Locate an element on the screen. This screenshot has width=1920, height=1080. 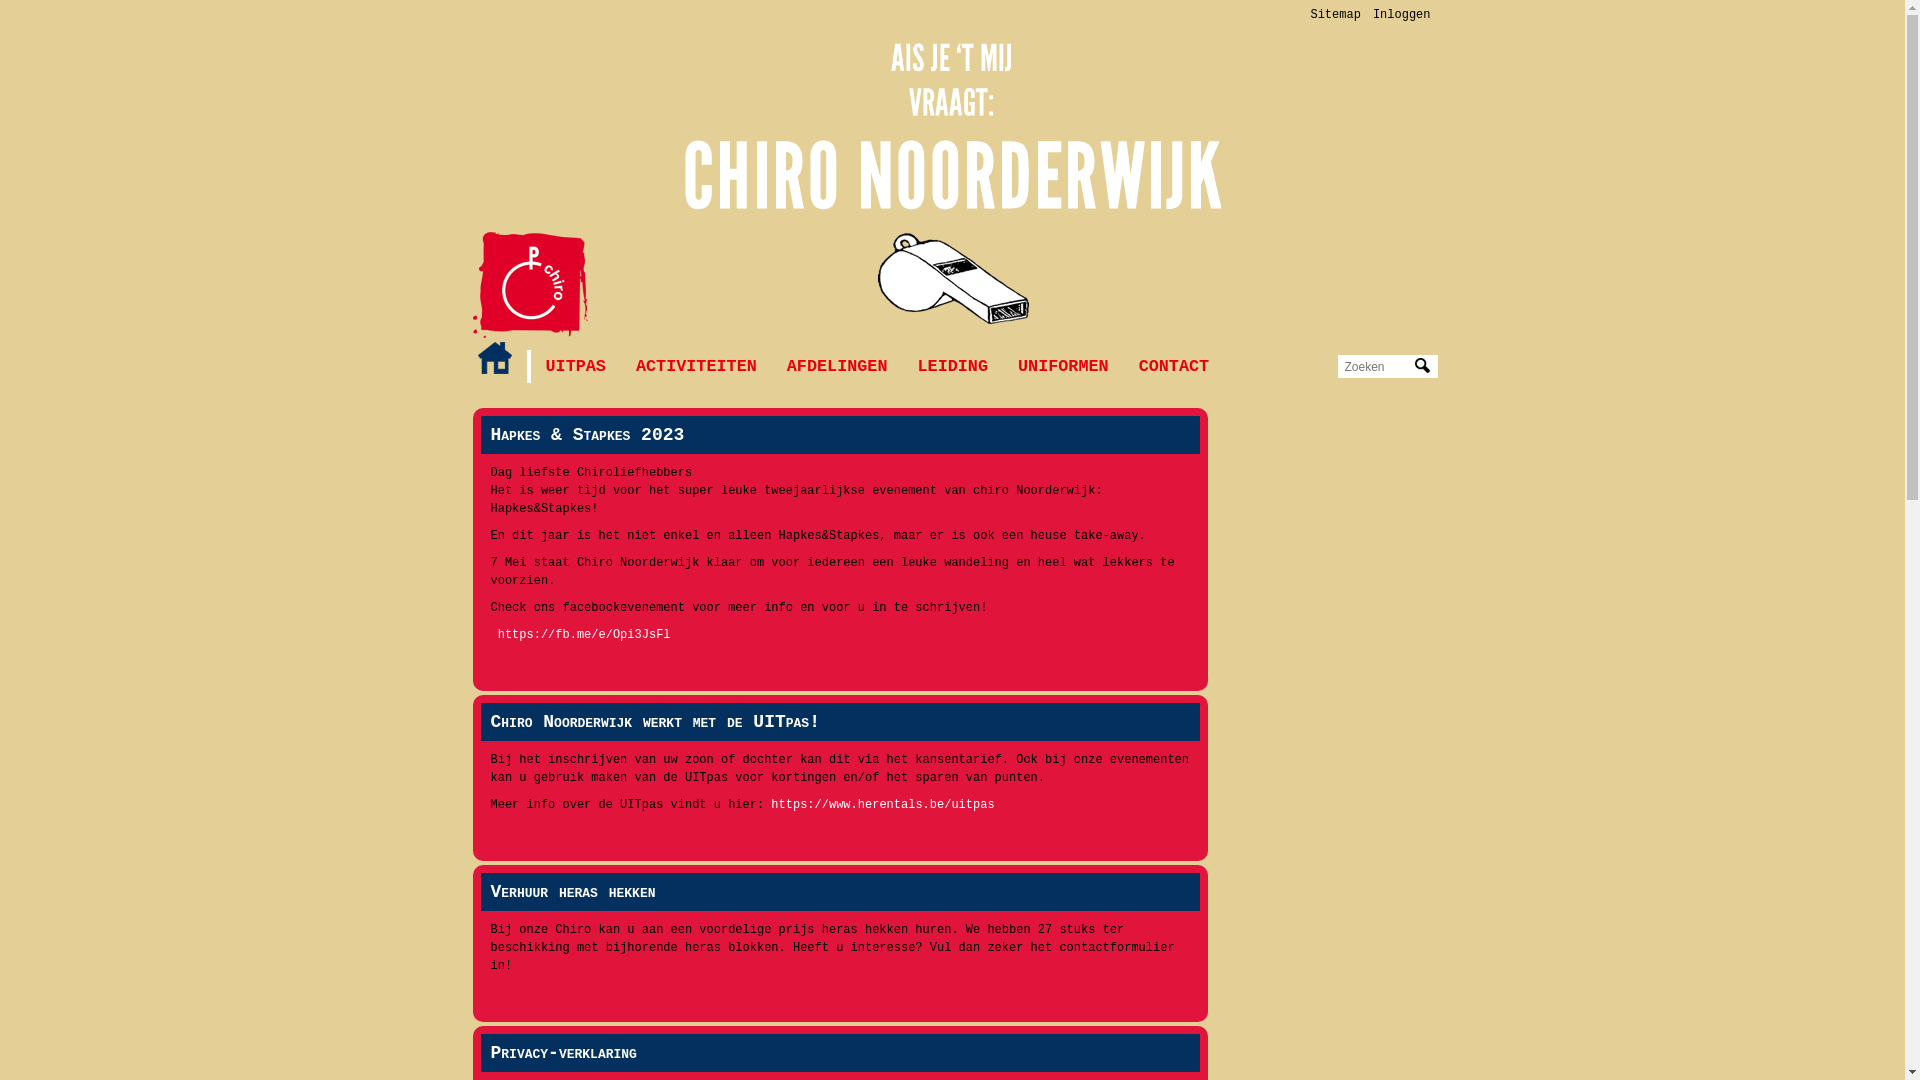
'UITPAS' is located at coordinates (574, 366).